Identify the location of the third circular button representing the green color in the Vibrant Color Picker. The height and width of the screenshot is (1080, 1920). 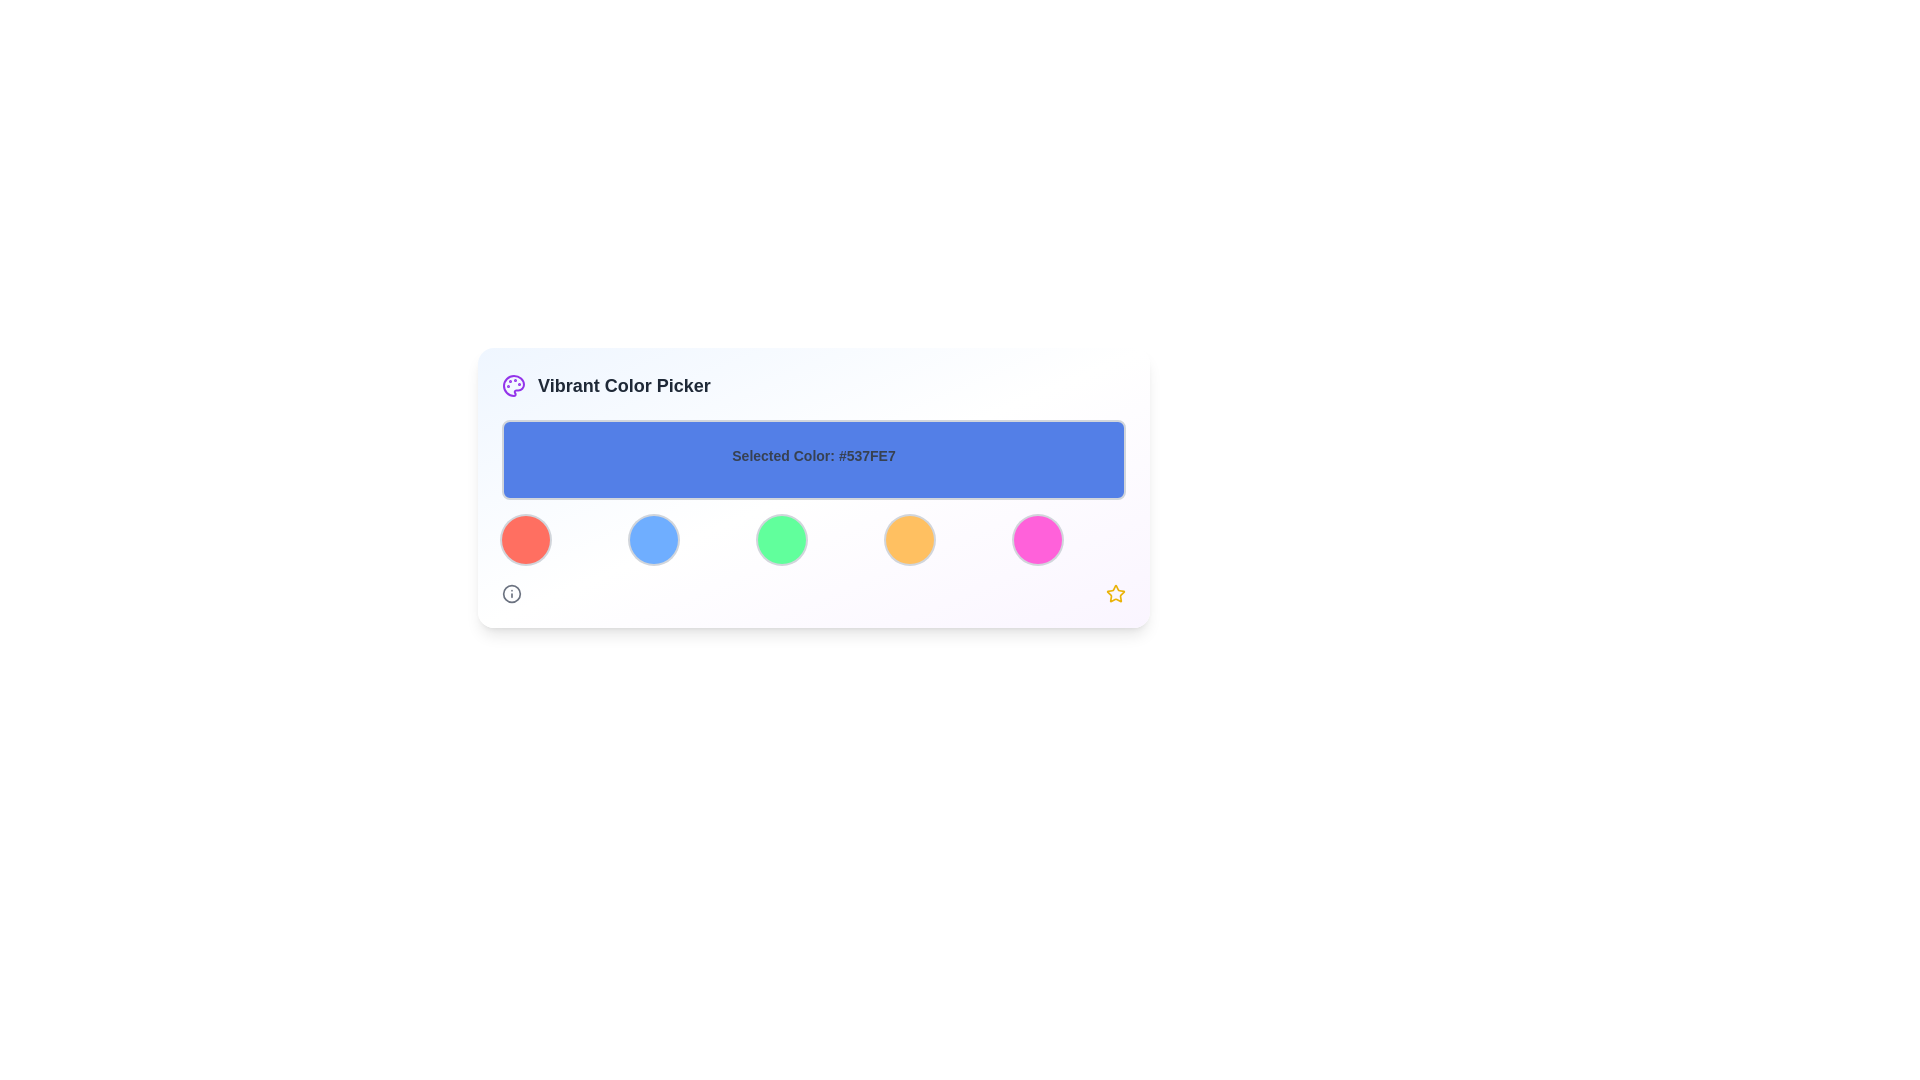
(814, 540).